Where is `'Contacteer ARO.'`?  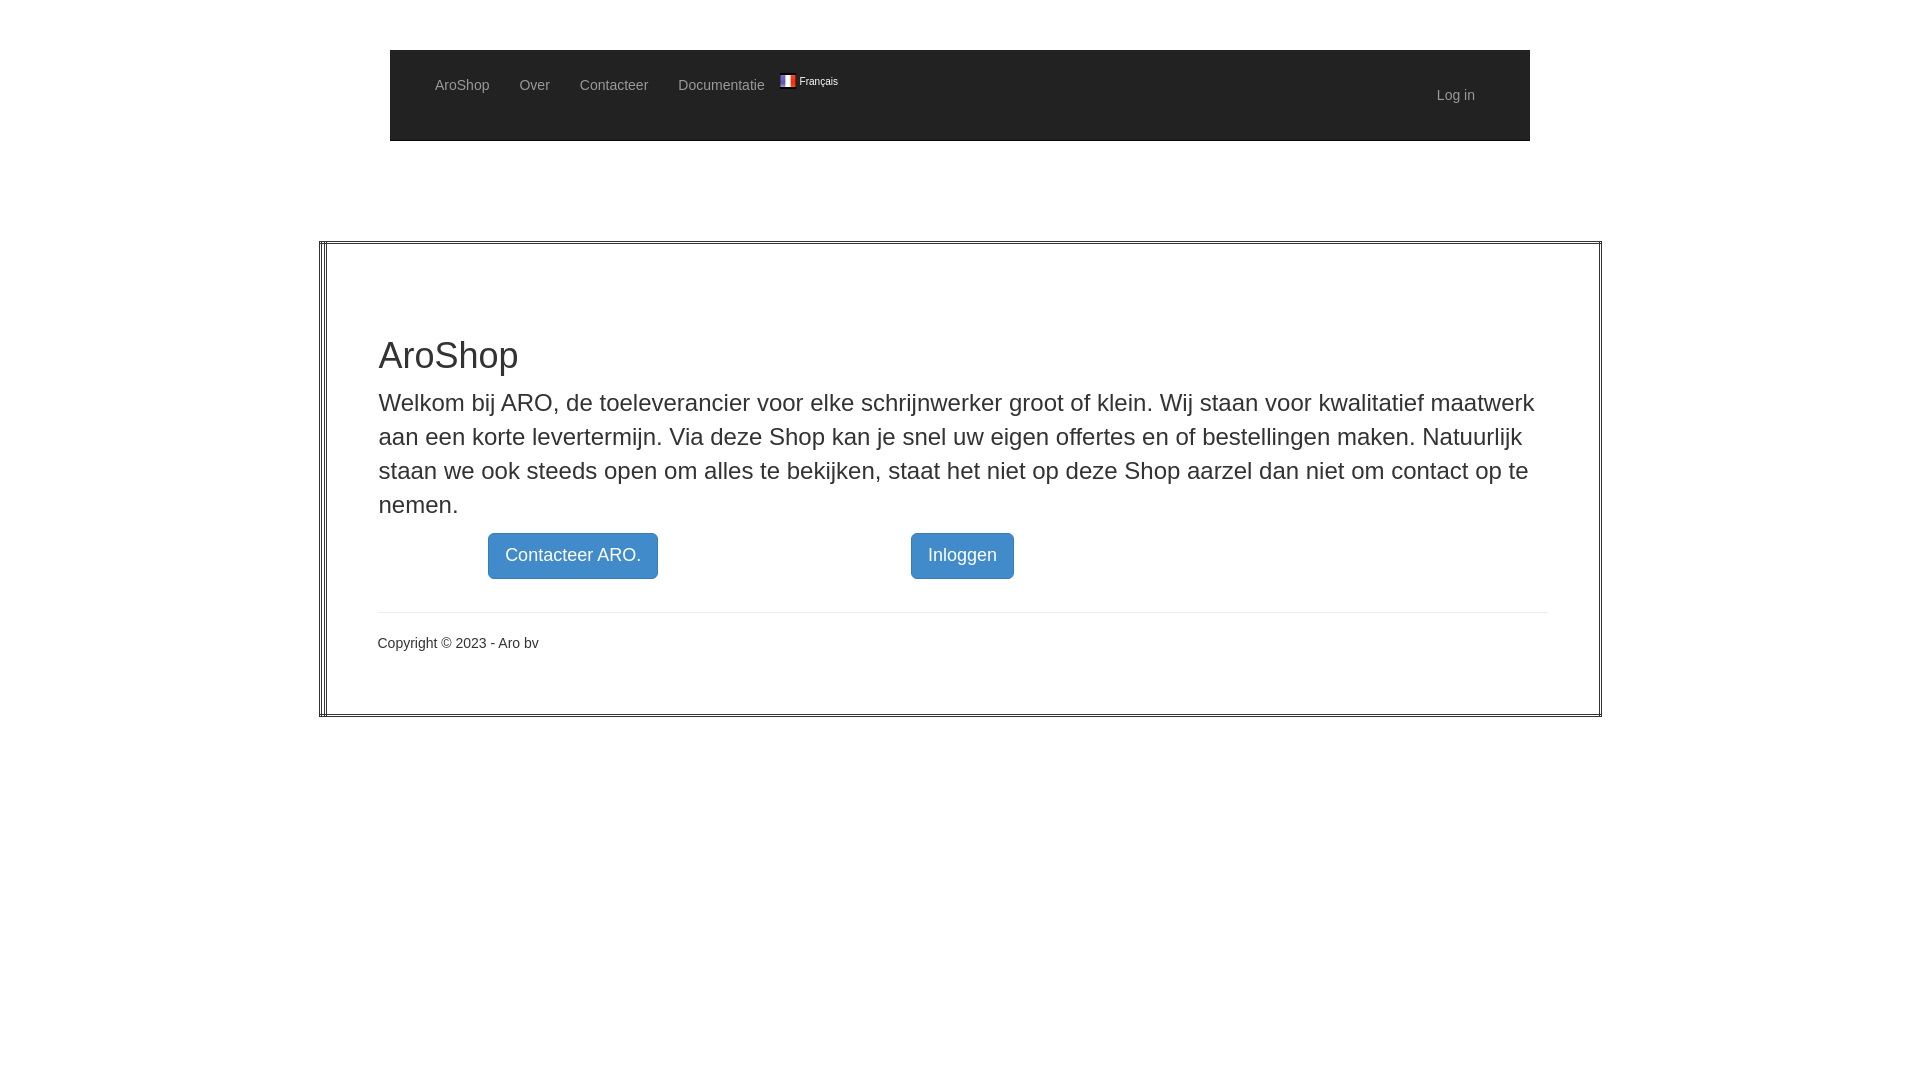 'Contacteer ARO.' is located at coordinates (571, 555).